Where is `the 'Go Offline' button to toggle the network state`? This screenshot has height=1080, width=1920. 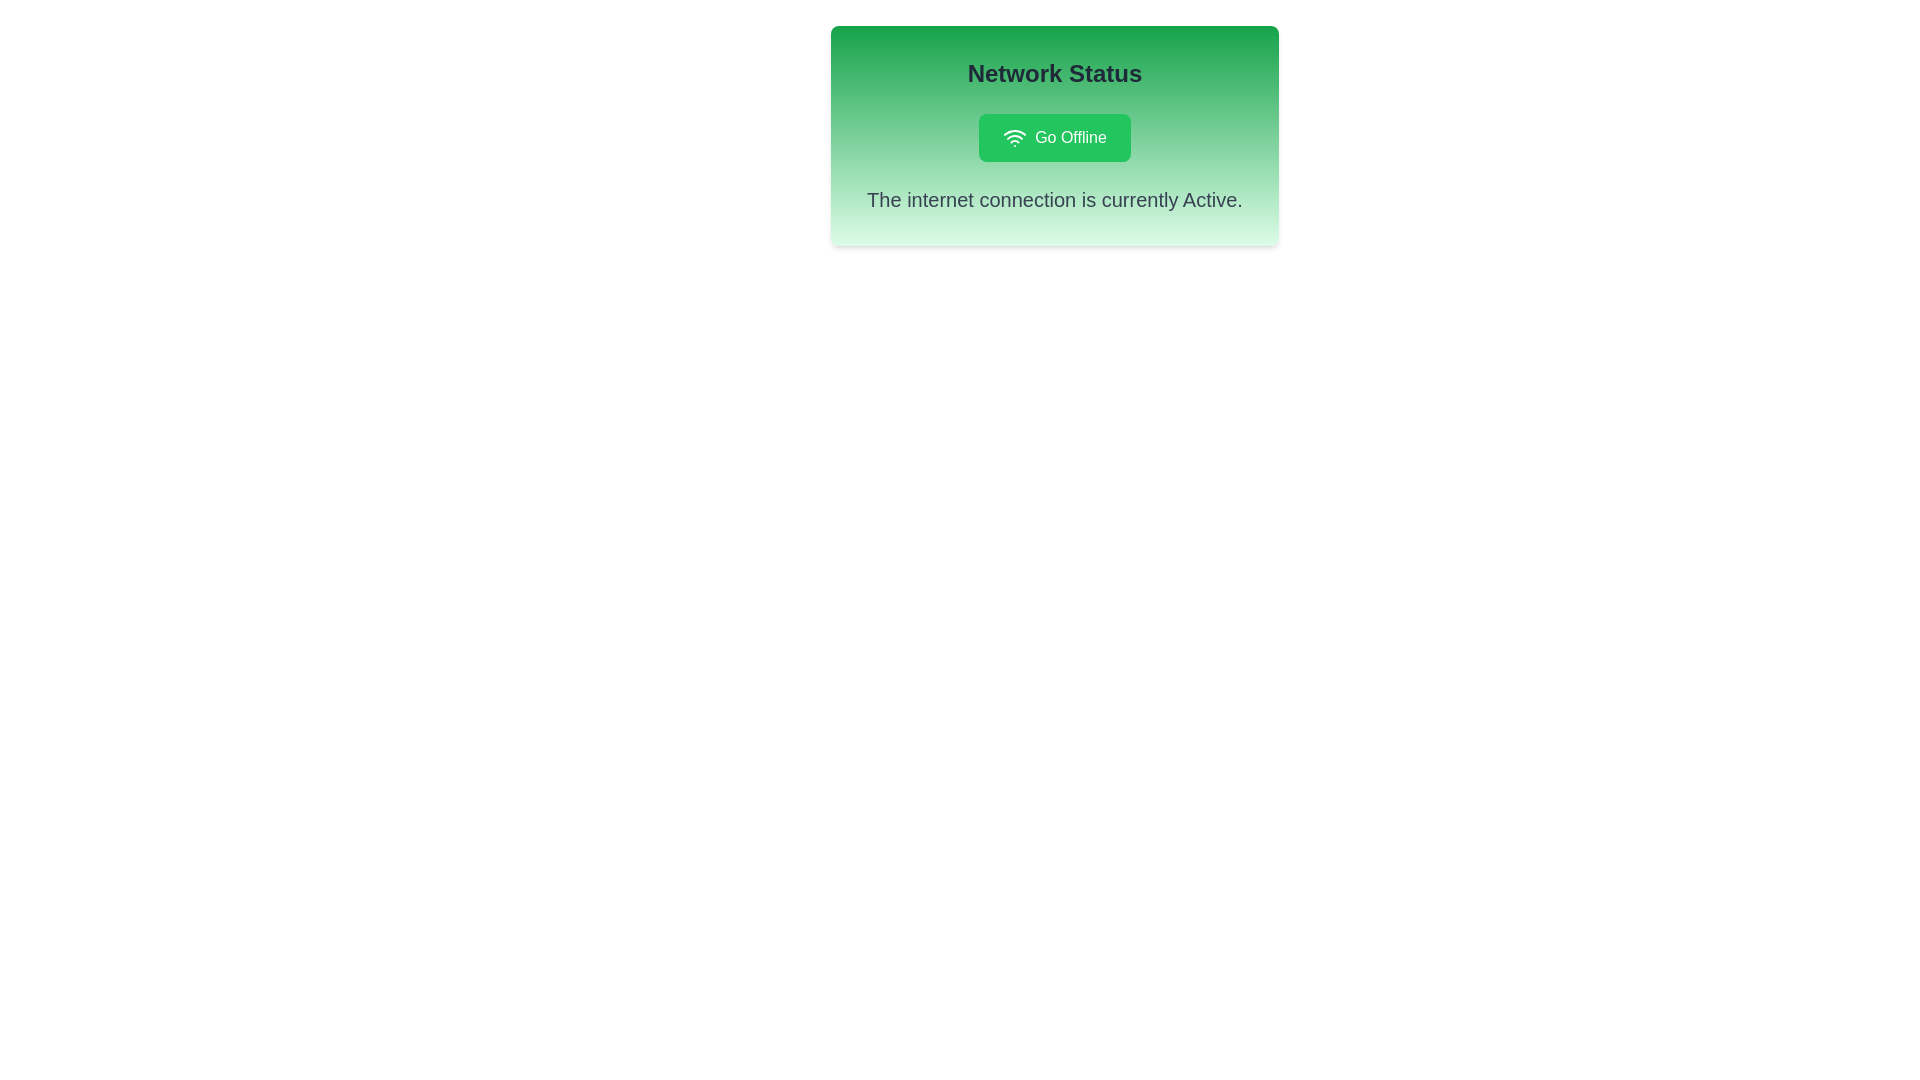
the 'Go Offline' button to toggle the network state is located at coordinates (1054, 137).